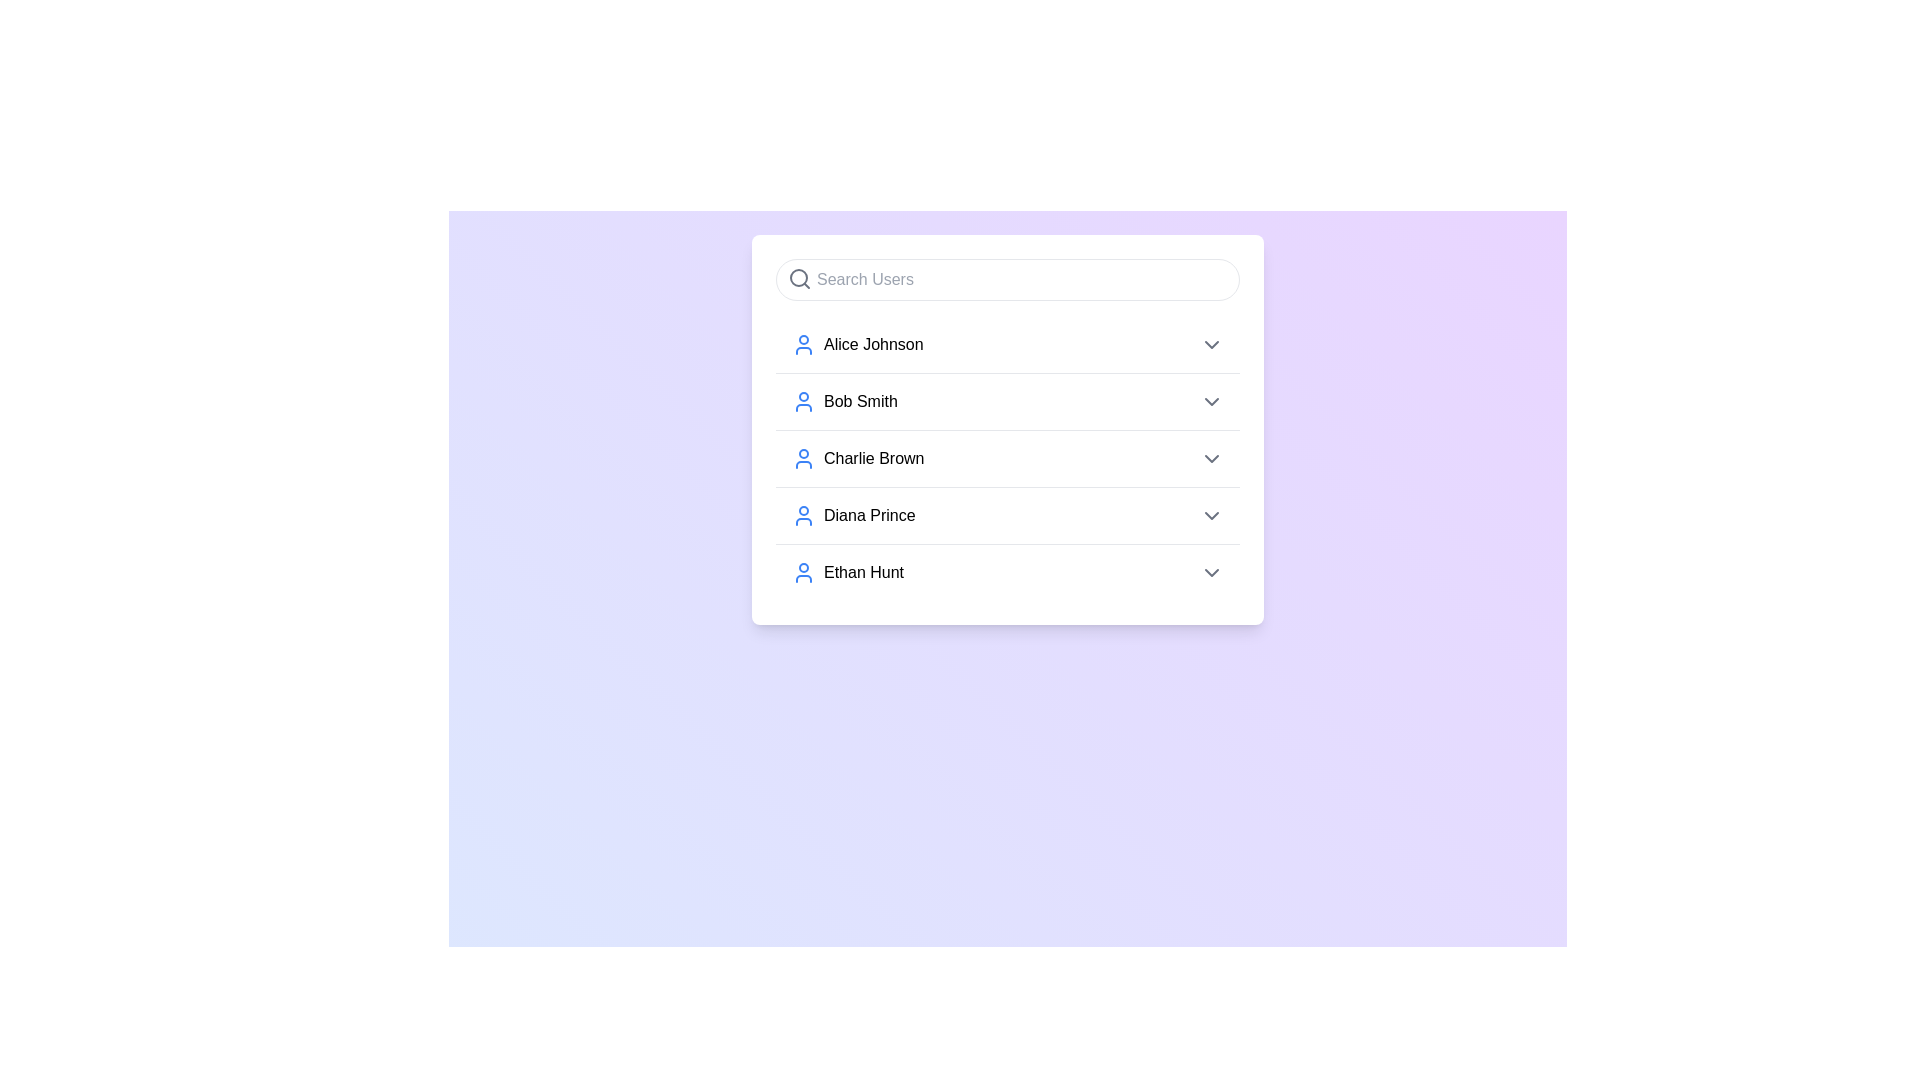  Describe the element at coordinates (800, 278) in the screenshot. I see `the search functionality icon, which is a gray magnifying glass located in the upper-left area of the search input box, positioned to the left of the placeholder text 'Search Users'` at that location.